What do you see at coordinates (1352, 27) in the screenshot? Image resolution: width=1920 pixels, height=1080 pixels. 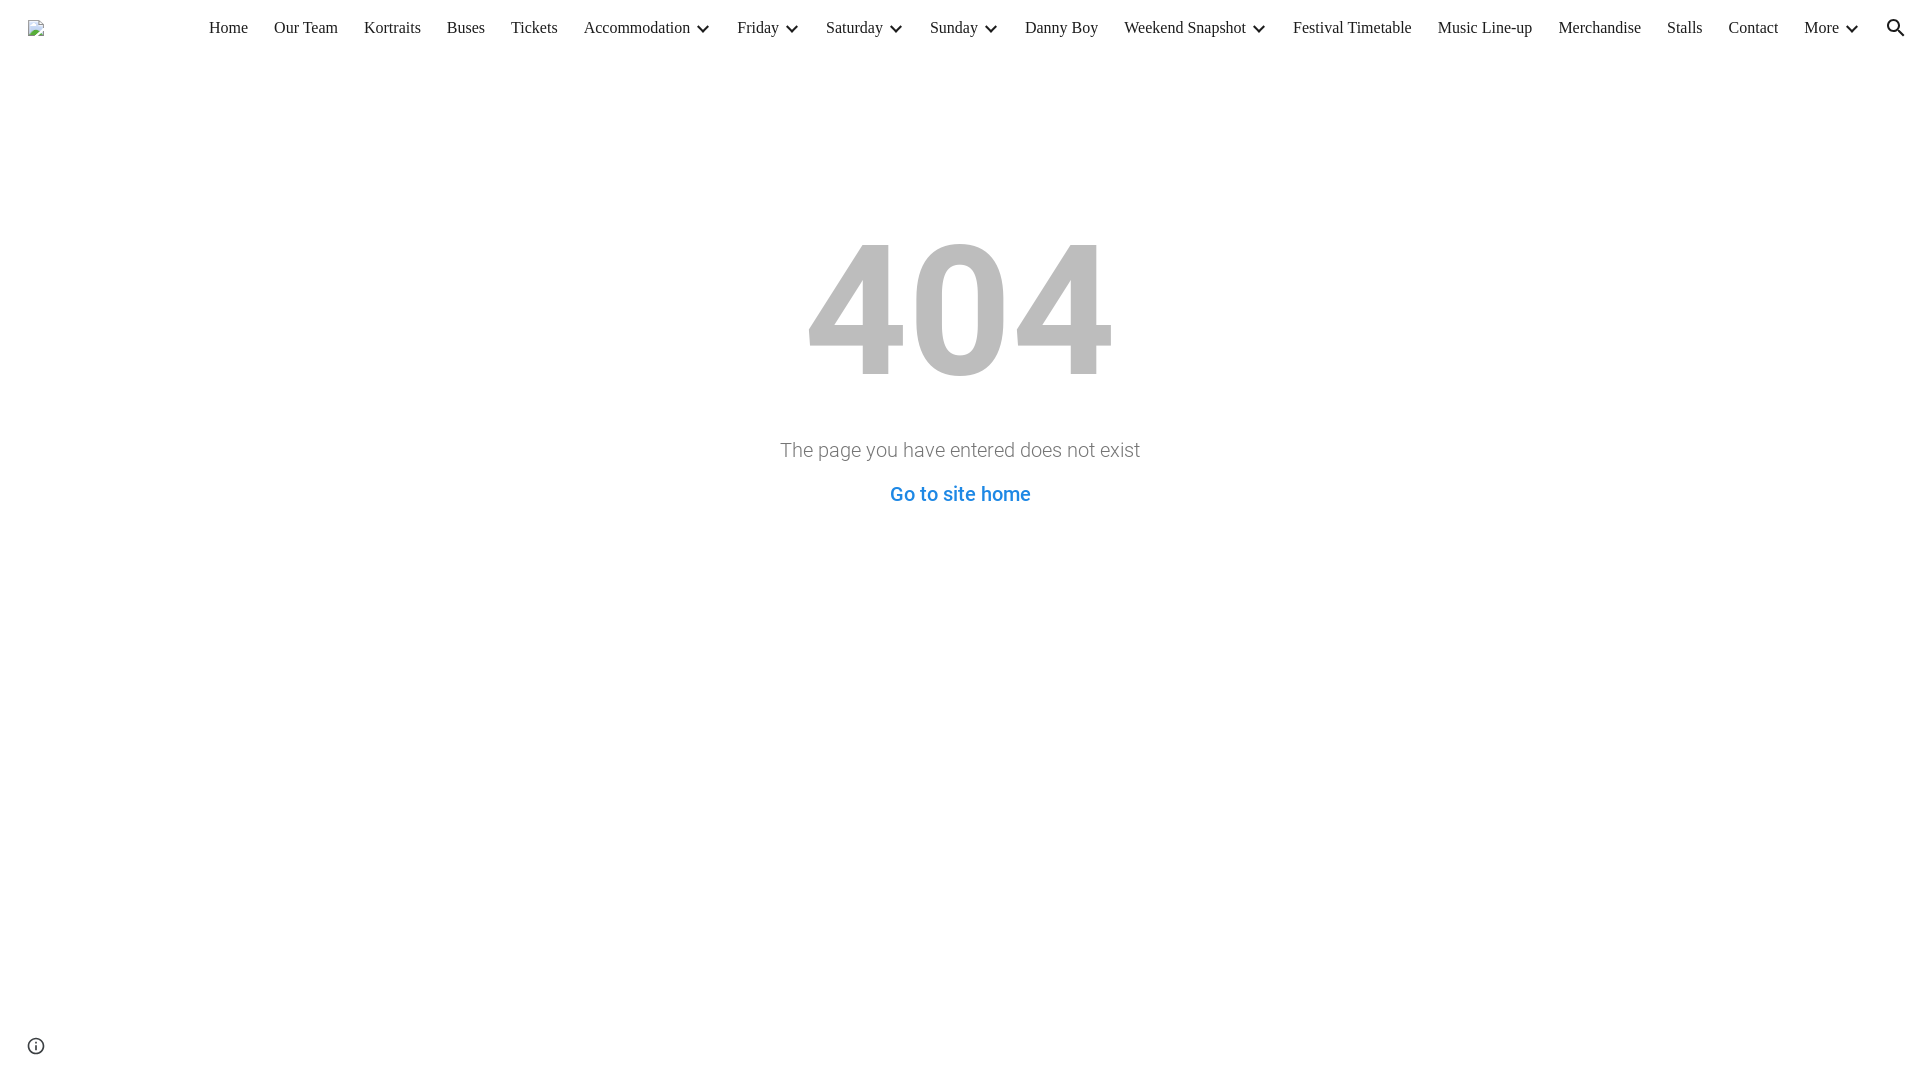 I see `'Festival Timetable'` at bounding box center [1352, 27].